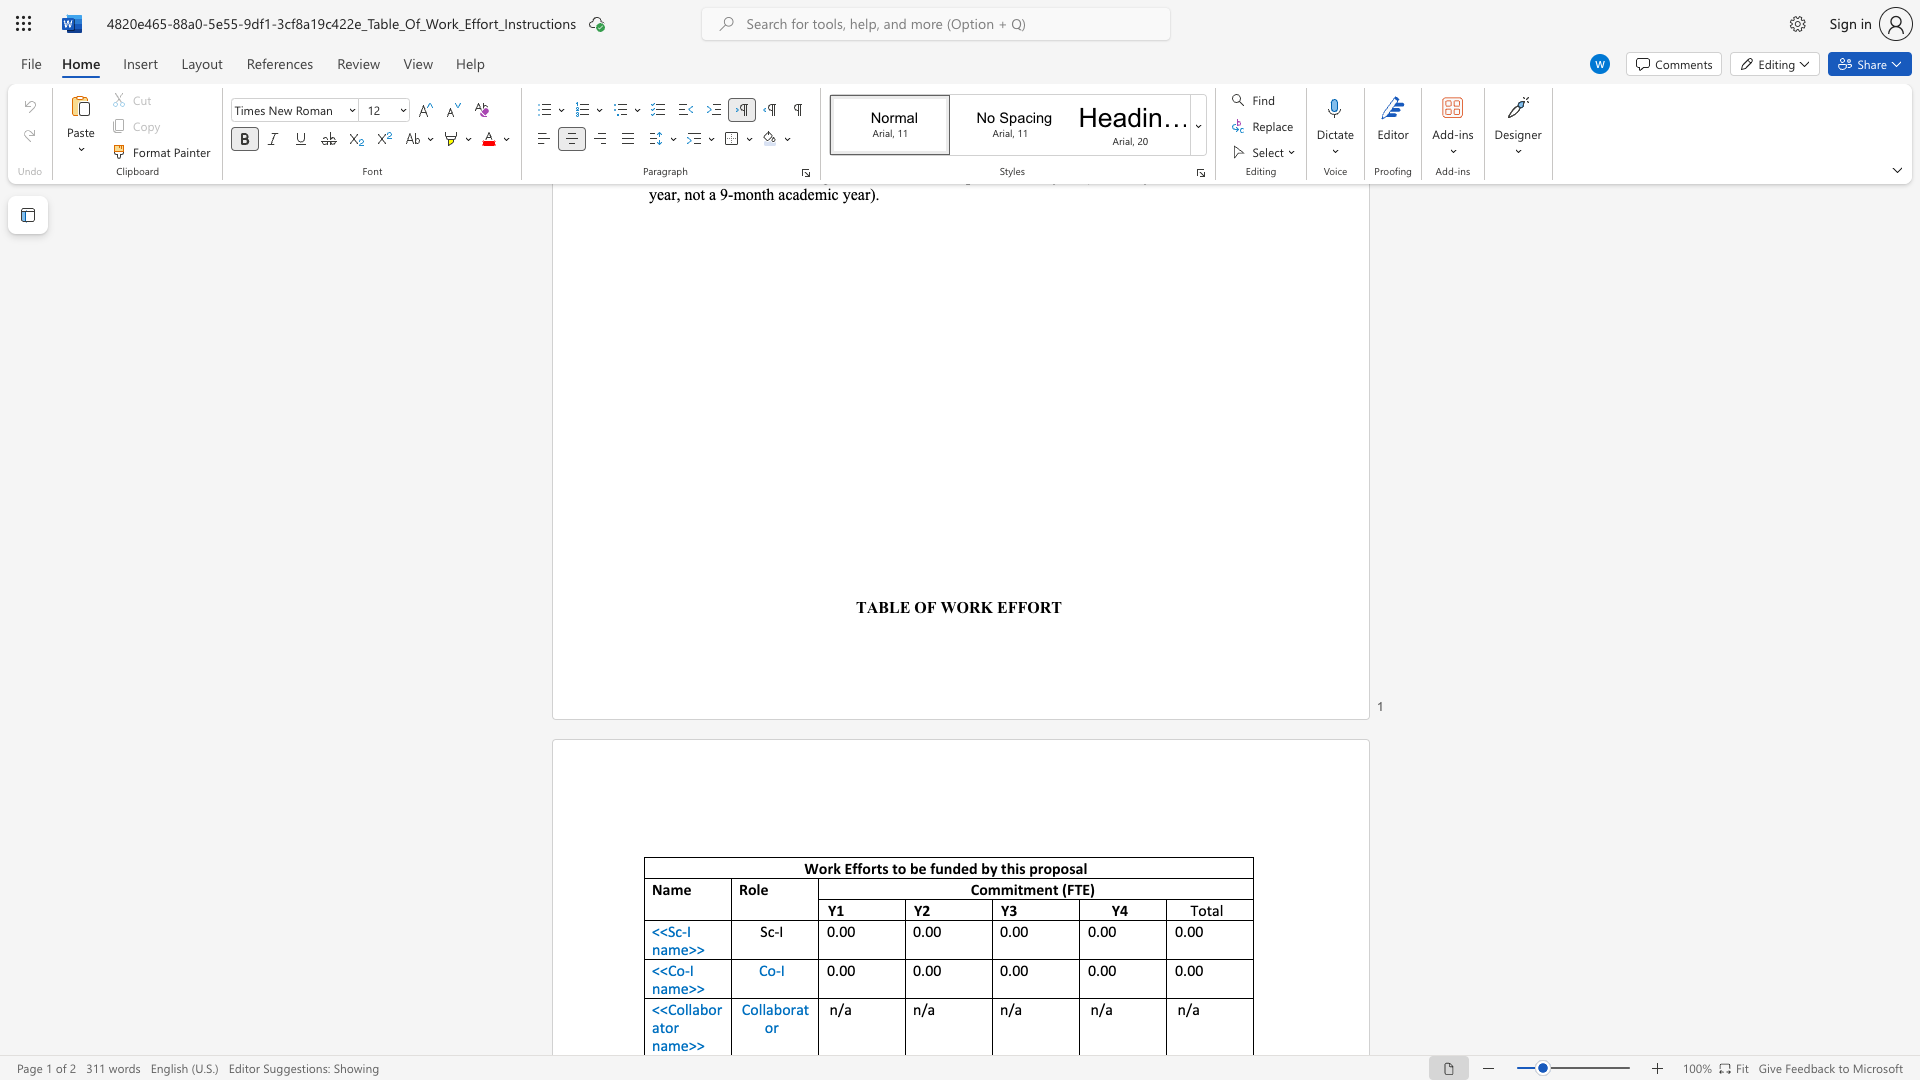  What do you see at coordinates (803, 1009) in the screenshot?
I see `the subset text "tor" within the text "Collaborator"` at bounding box center [803, 1009].